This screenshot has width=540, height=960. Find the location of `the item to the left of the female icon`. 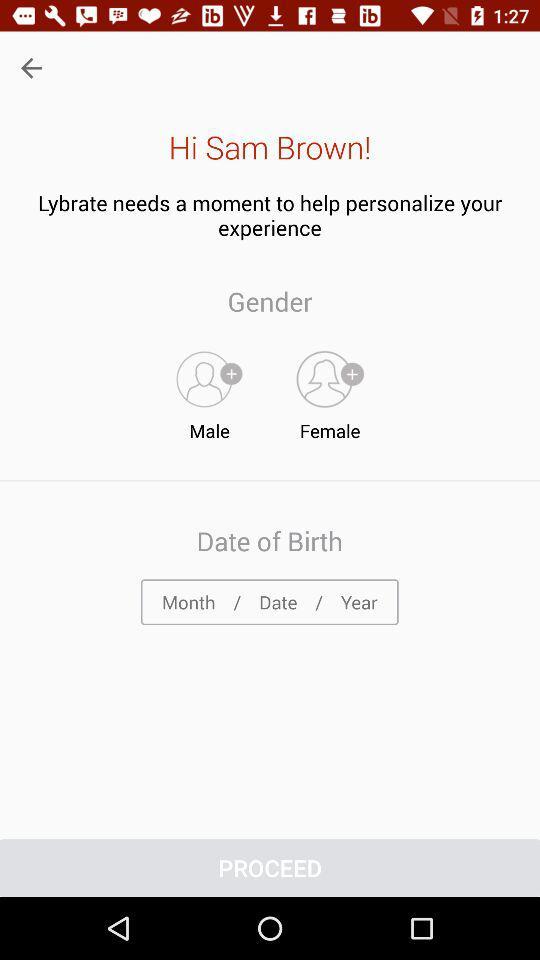

the item to the left of the female icon is located at coordinates (208, 390).